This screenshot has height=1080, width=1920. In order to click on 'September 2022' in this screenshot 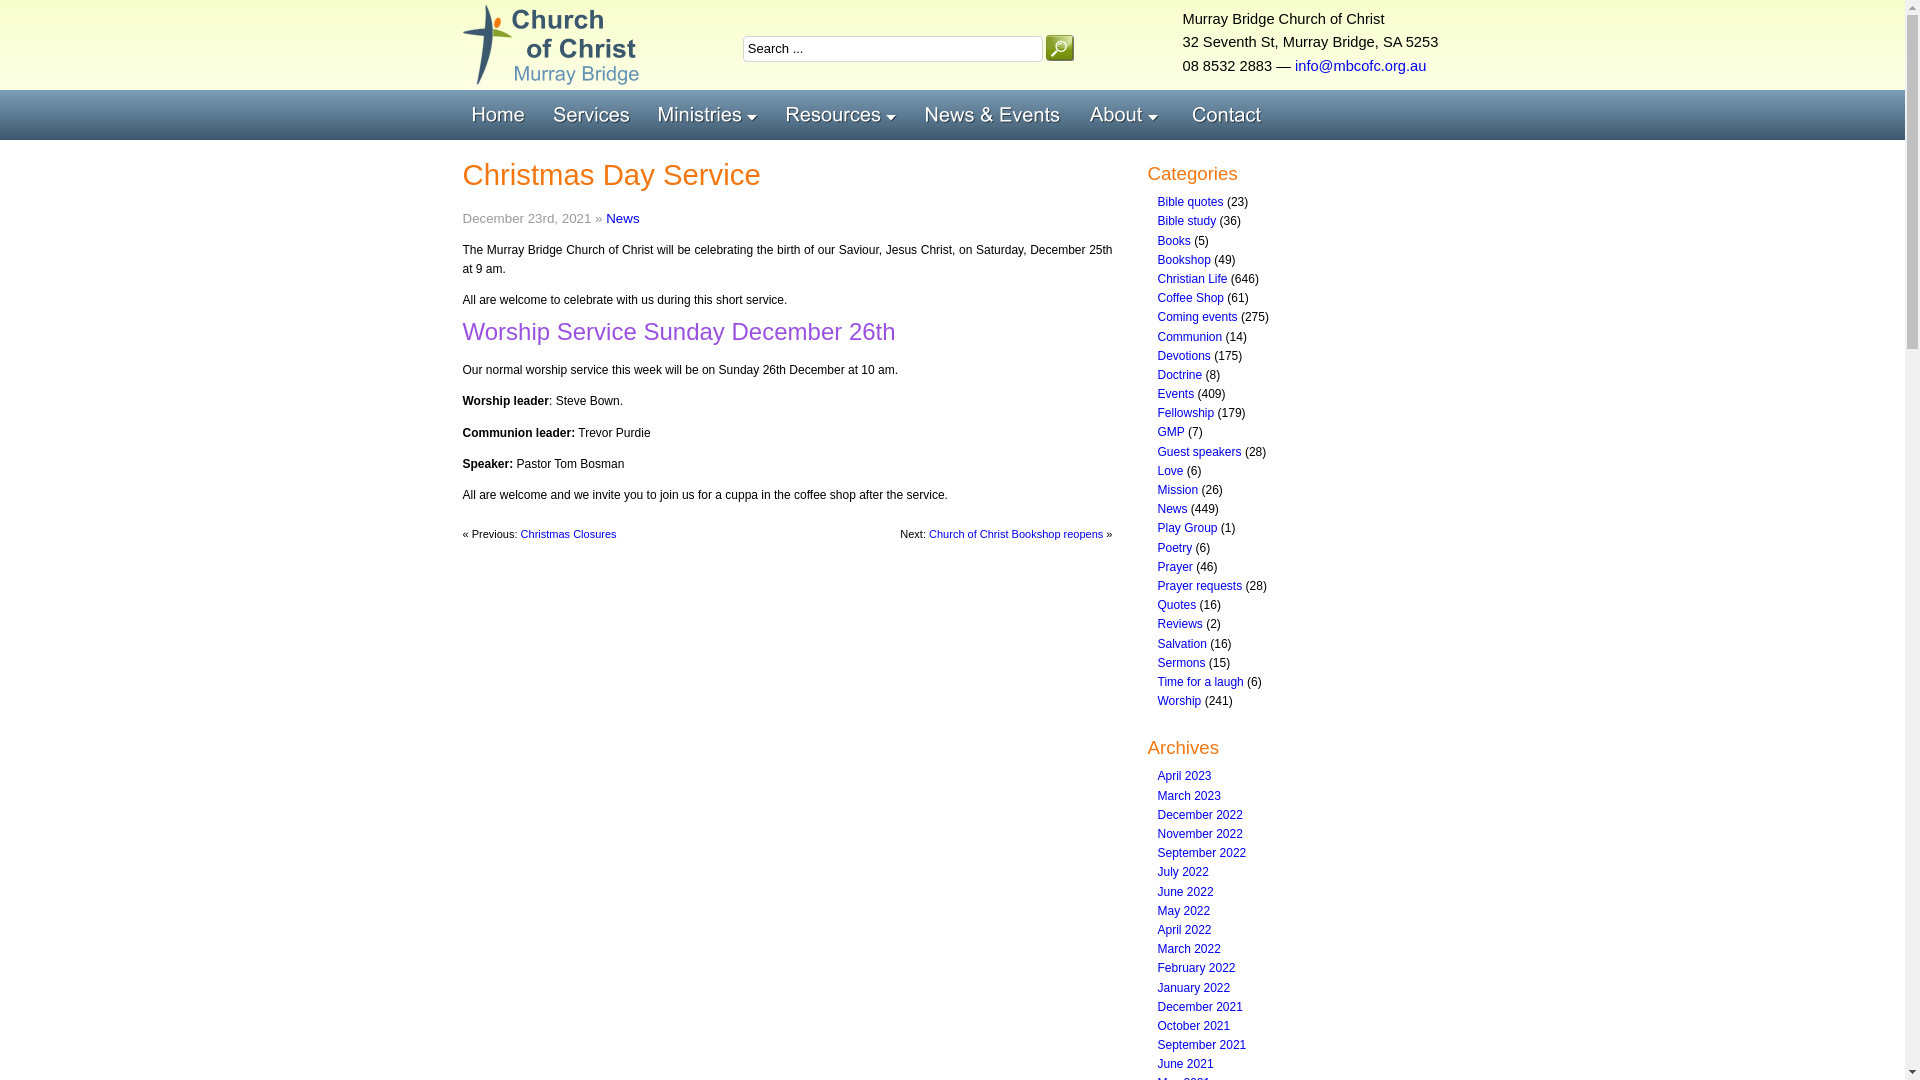, I will do `click(1201, 852)`.